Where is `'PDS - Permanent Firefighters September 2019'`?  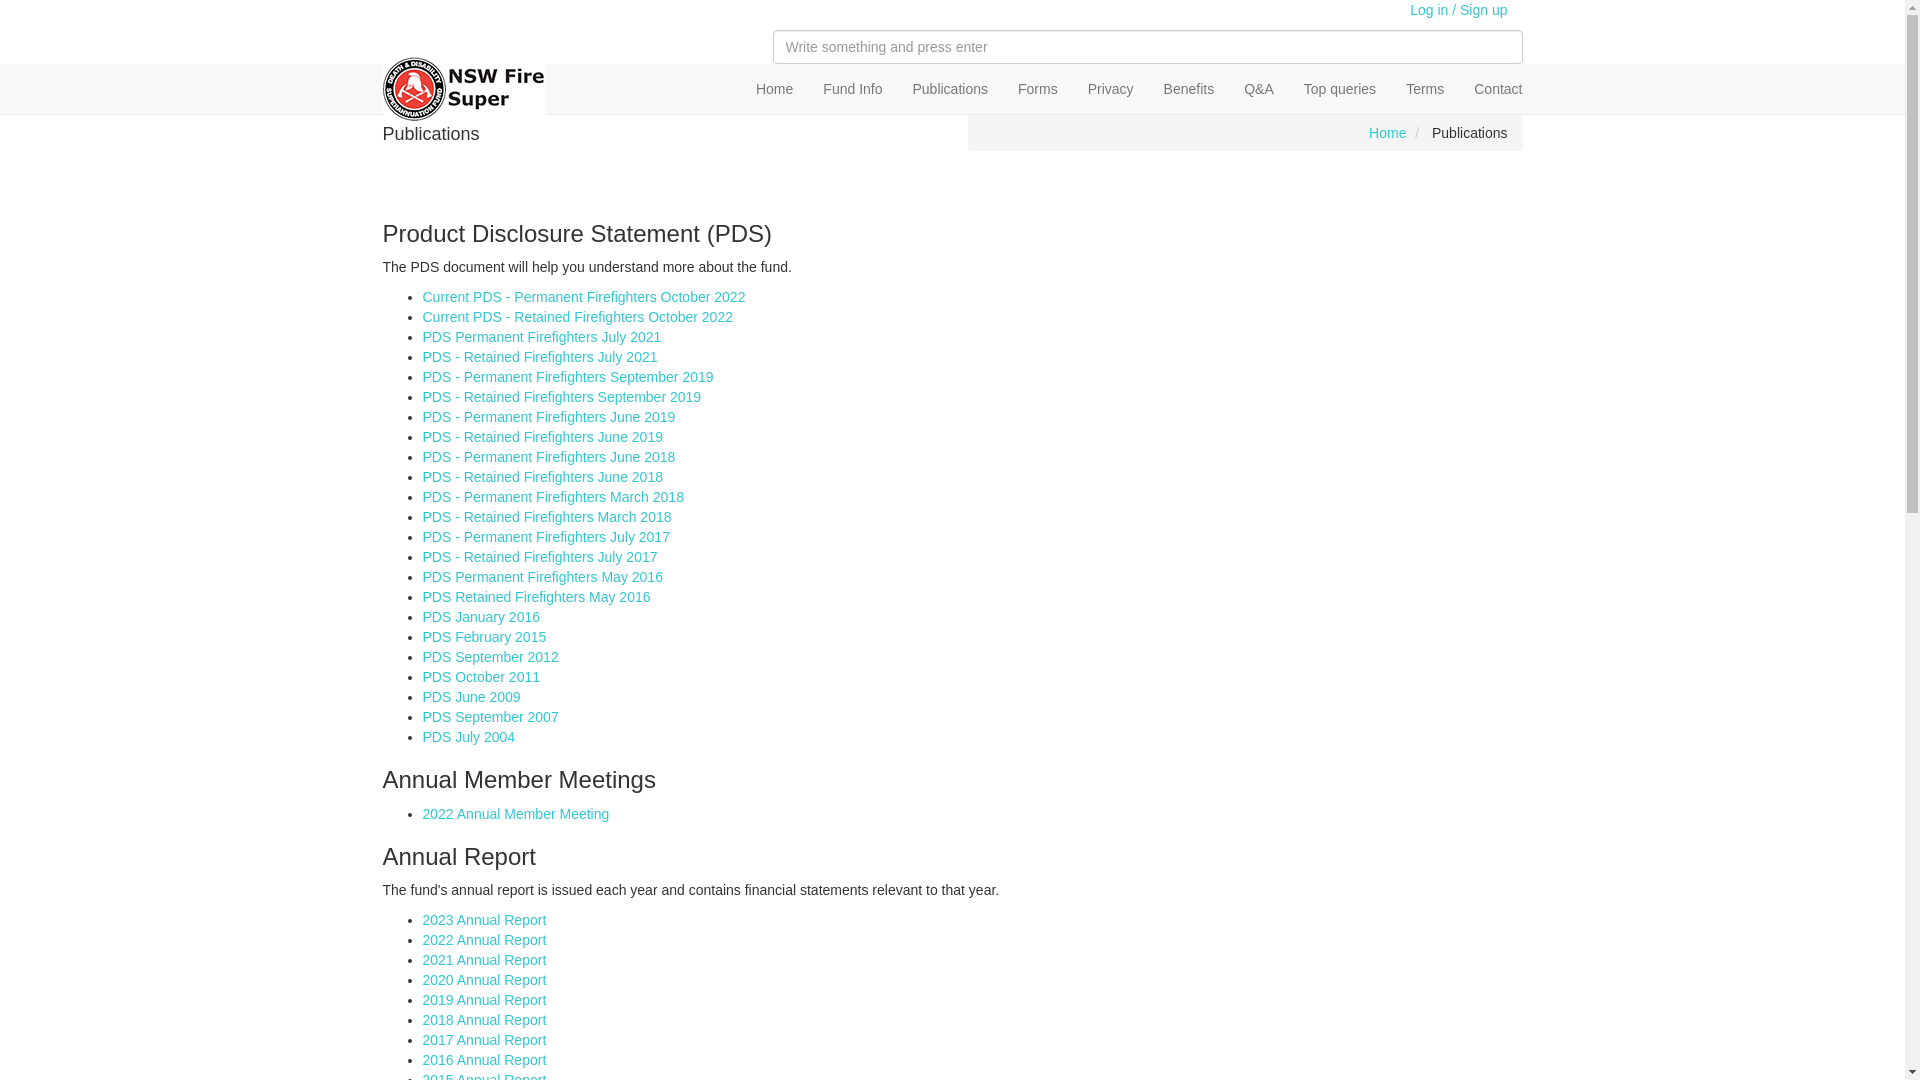 'PDS - Permanent Firefighters September 2019' is located at coordinates (566, 377).